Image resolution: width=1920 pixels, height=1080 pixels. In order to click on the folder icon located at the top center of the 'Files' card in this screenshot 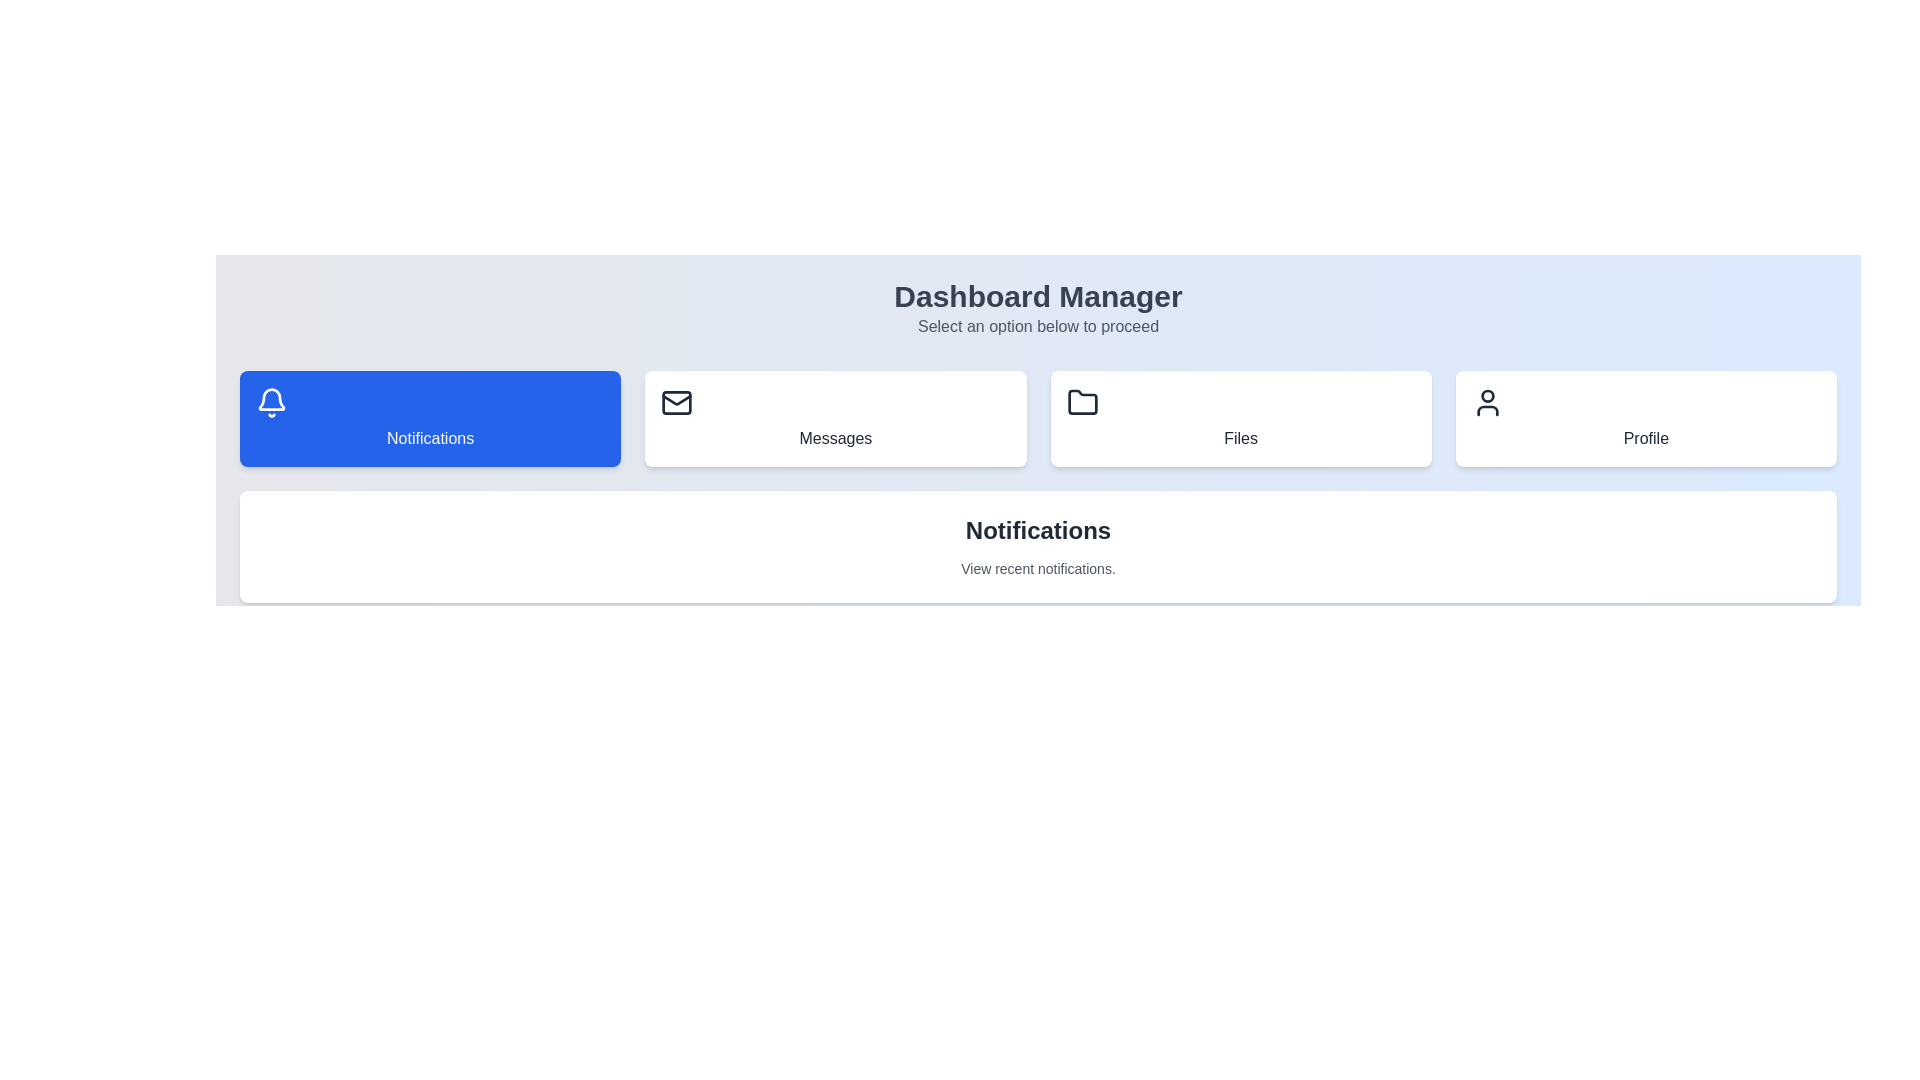, I will do `click(1081, 402)`.